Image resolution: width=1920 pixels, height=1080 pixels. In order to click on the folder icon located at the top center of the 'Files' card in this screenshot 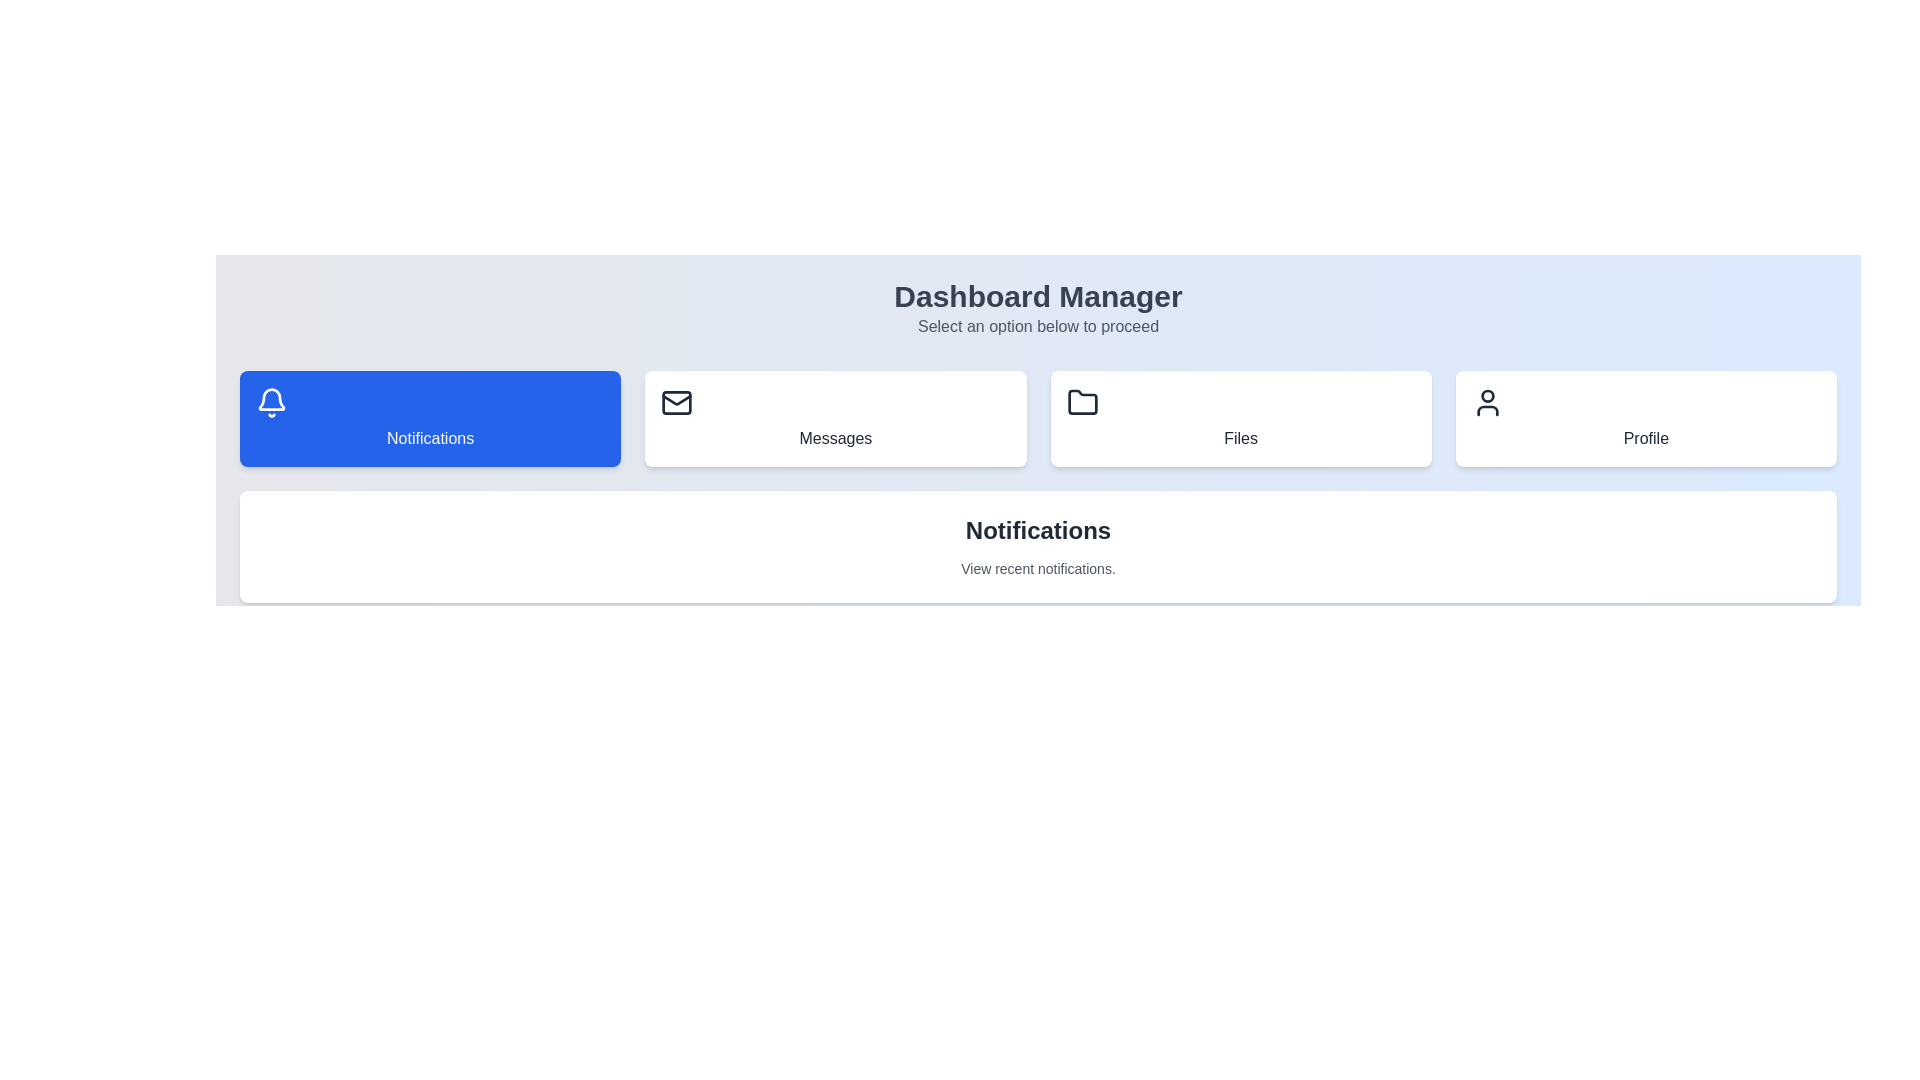, I will do `click(1081, 402)`.